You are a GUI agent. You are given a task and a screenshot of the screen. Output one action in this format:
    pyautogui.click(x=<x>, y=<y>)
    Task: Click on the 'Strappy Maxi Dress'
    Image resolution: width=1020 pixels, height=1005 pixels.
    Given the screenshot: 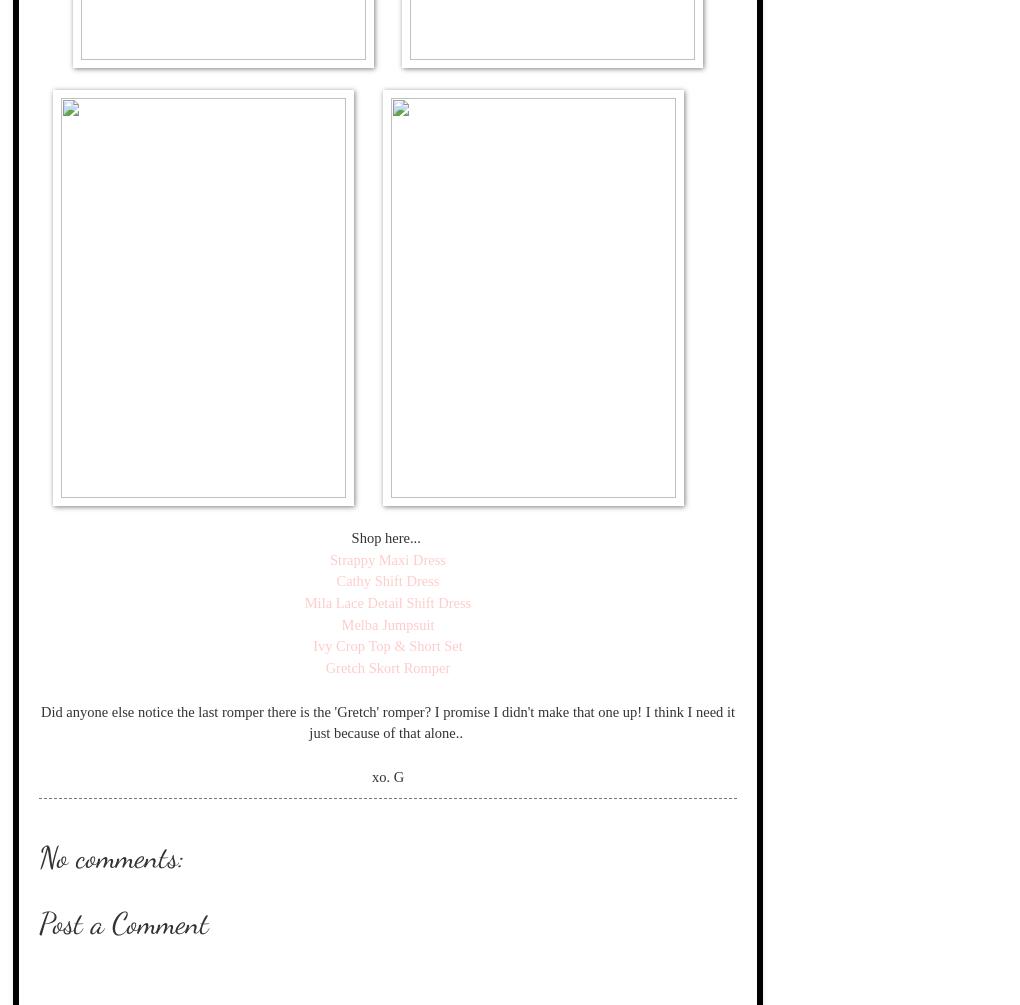 What is the action you would take?
    pyautogui.click(x=387, y=557)
    